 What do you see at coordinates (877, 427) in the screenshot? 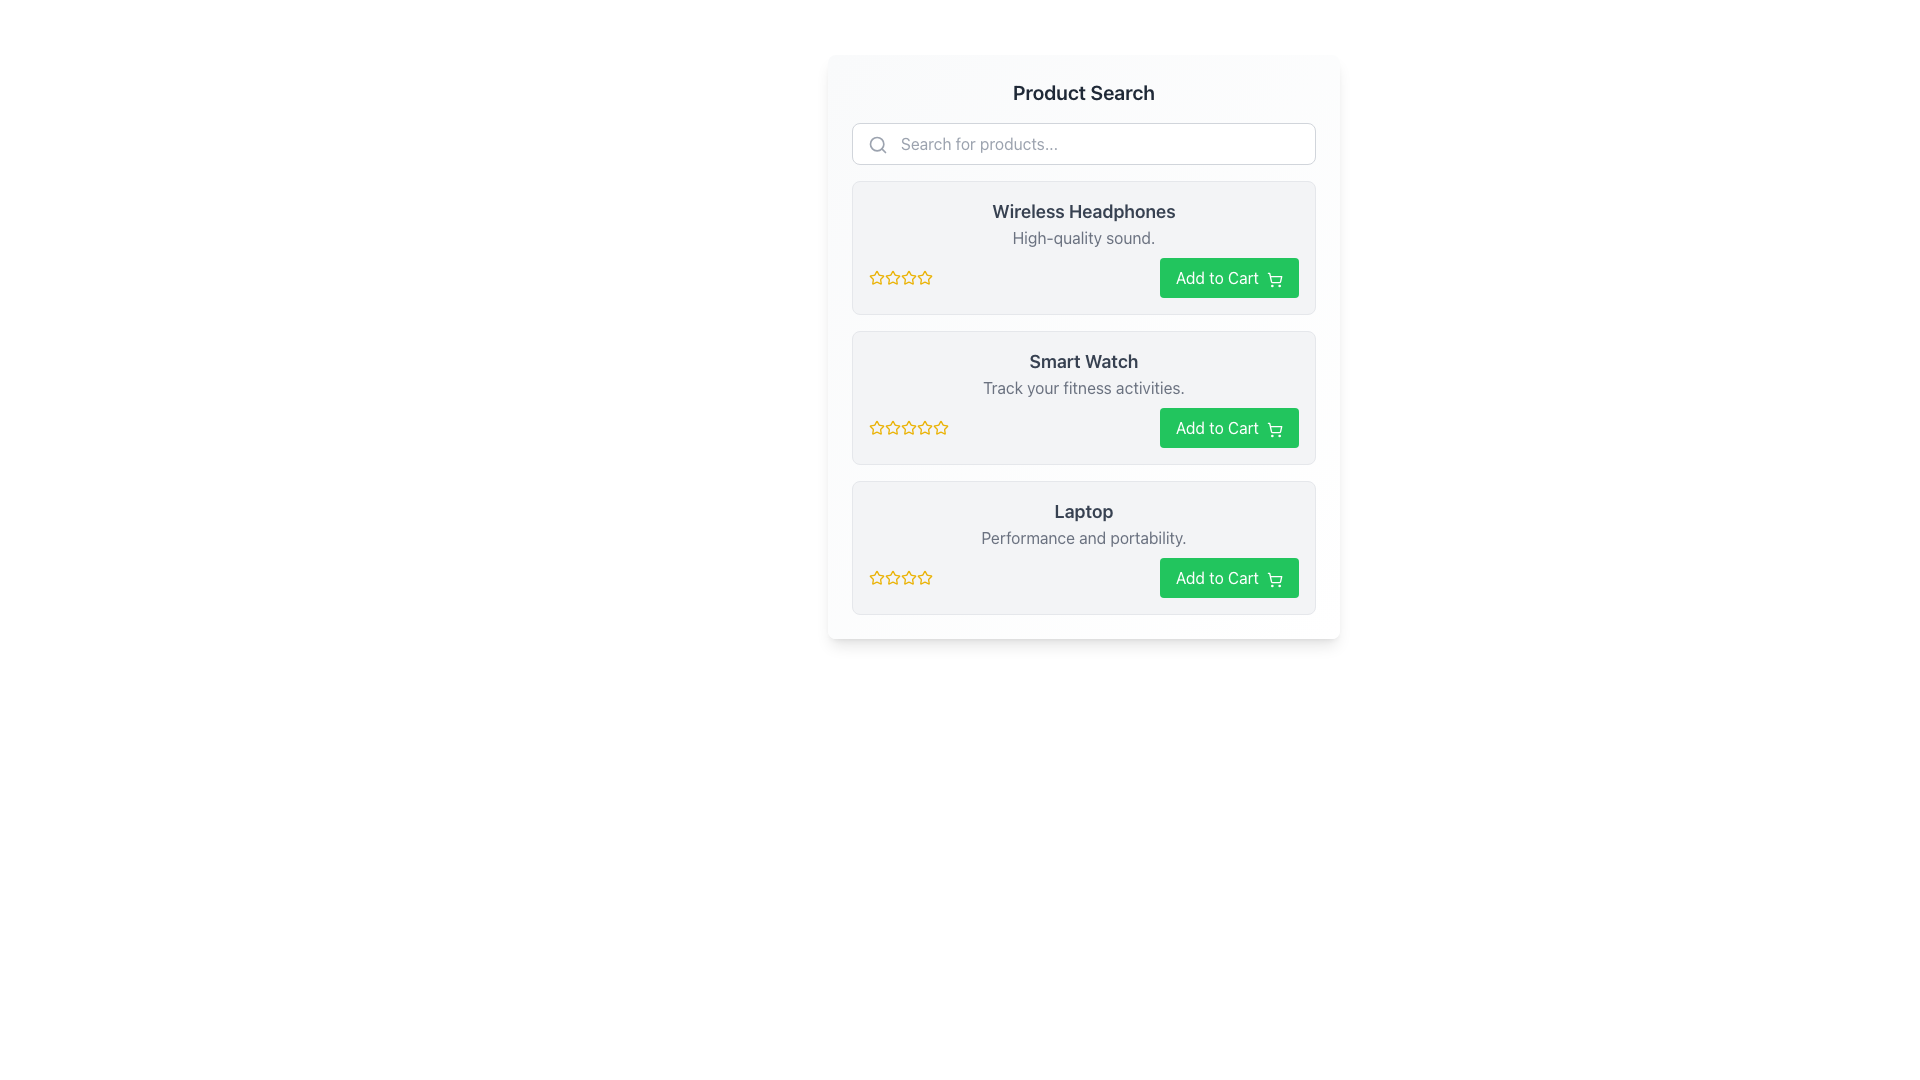
I see `the first star icon` at bounding box center [877, 427].